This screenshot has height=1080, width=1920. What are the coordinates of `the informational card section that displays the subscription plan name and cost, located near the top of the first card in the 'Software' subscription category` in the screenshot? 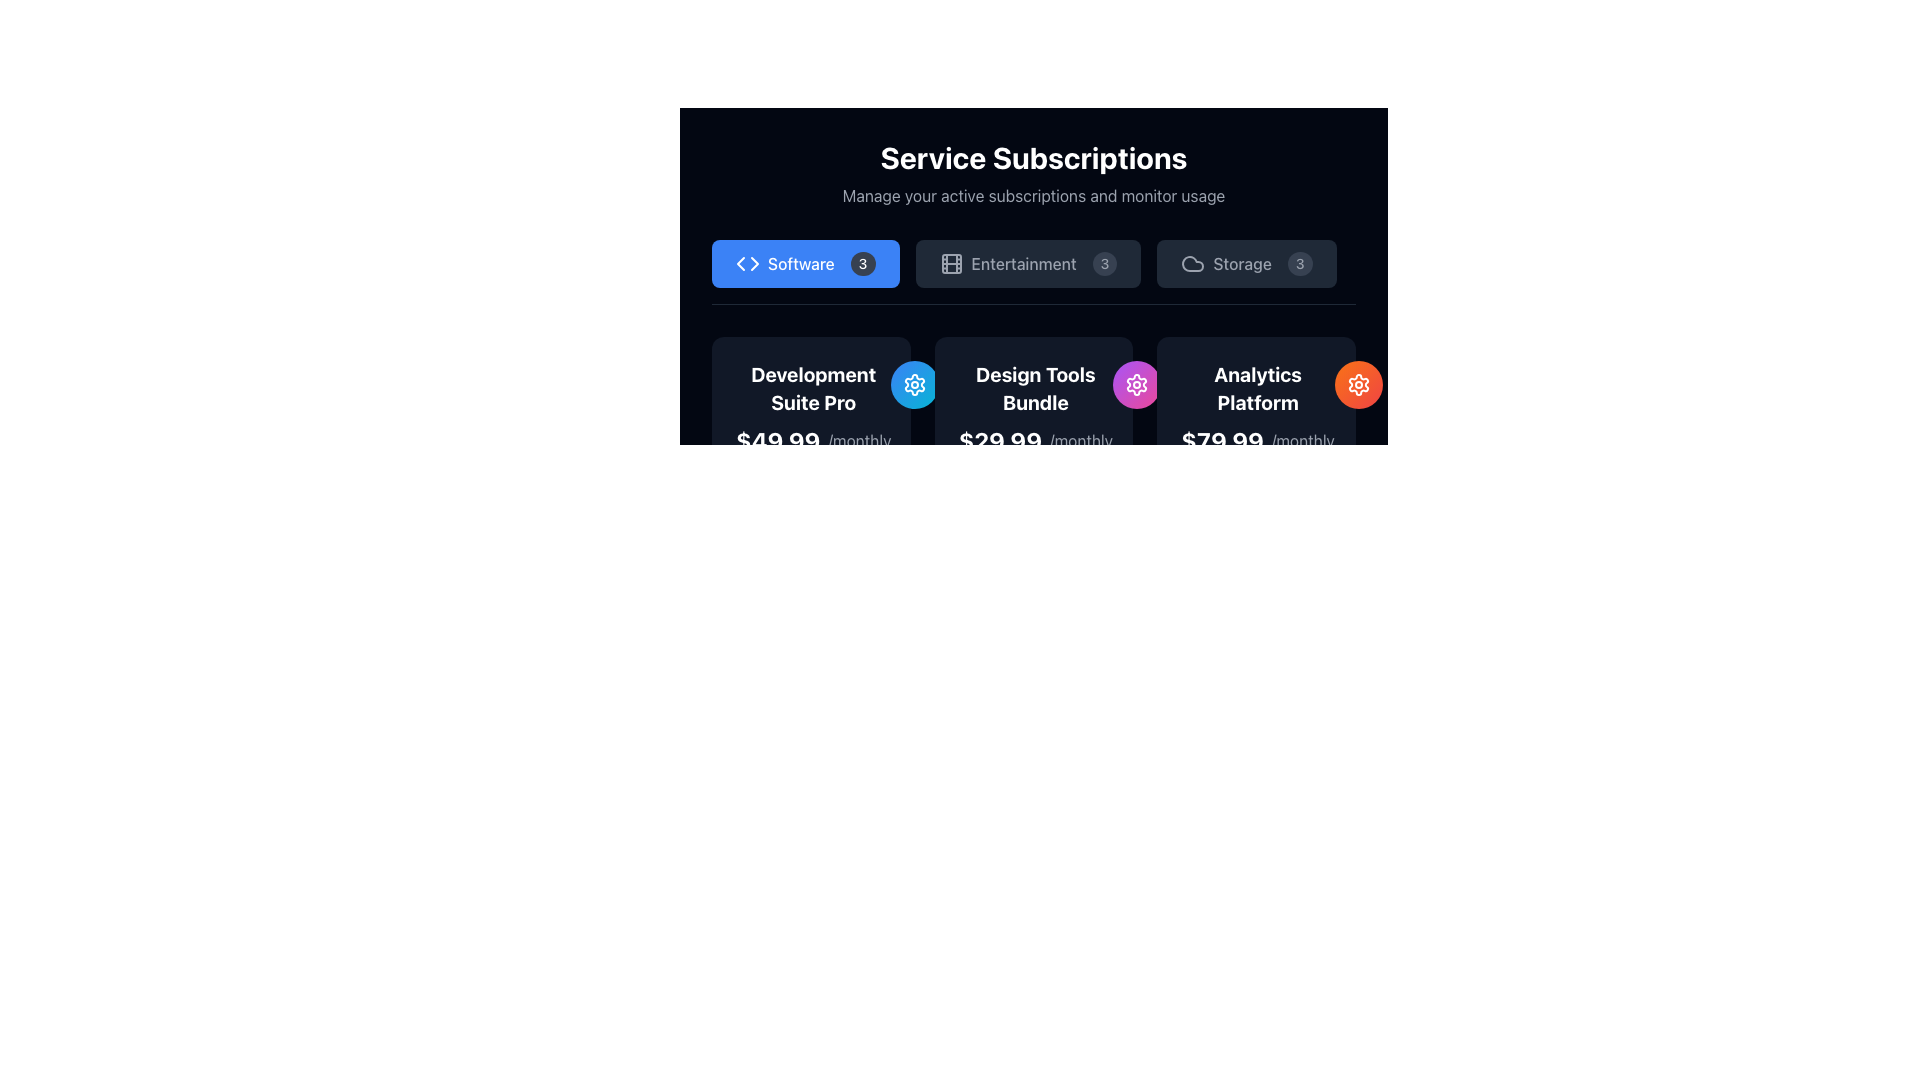 It's located at (811, 407).